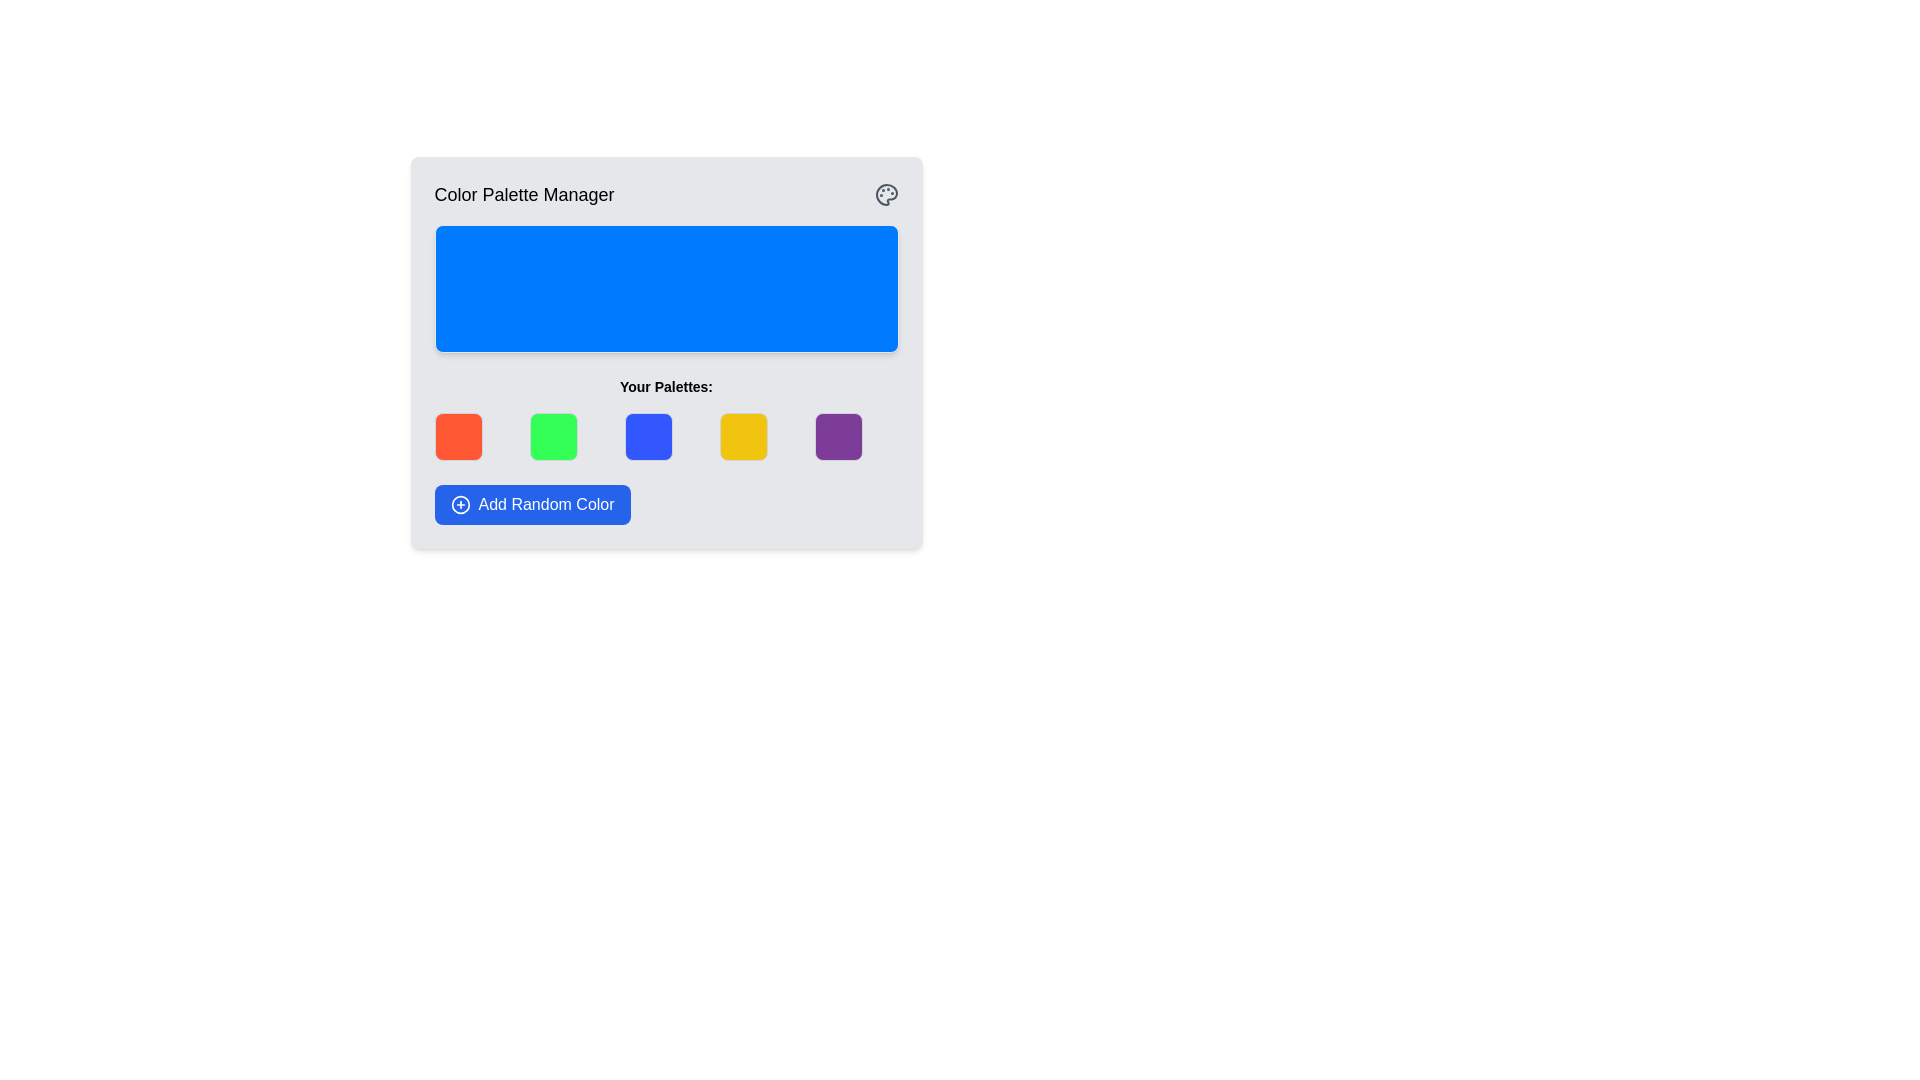  What do you see at coordinates (666, 435) in the screenshot?
I see `the blue color cell in the interactive grid located below the 'Your Palettes:' label` at bounding box center [666, 435].